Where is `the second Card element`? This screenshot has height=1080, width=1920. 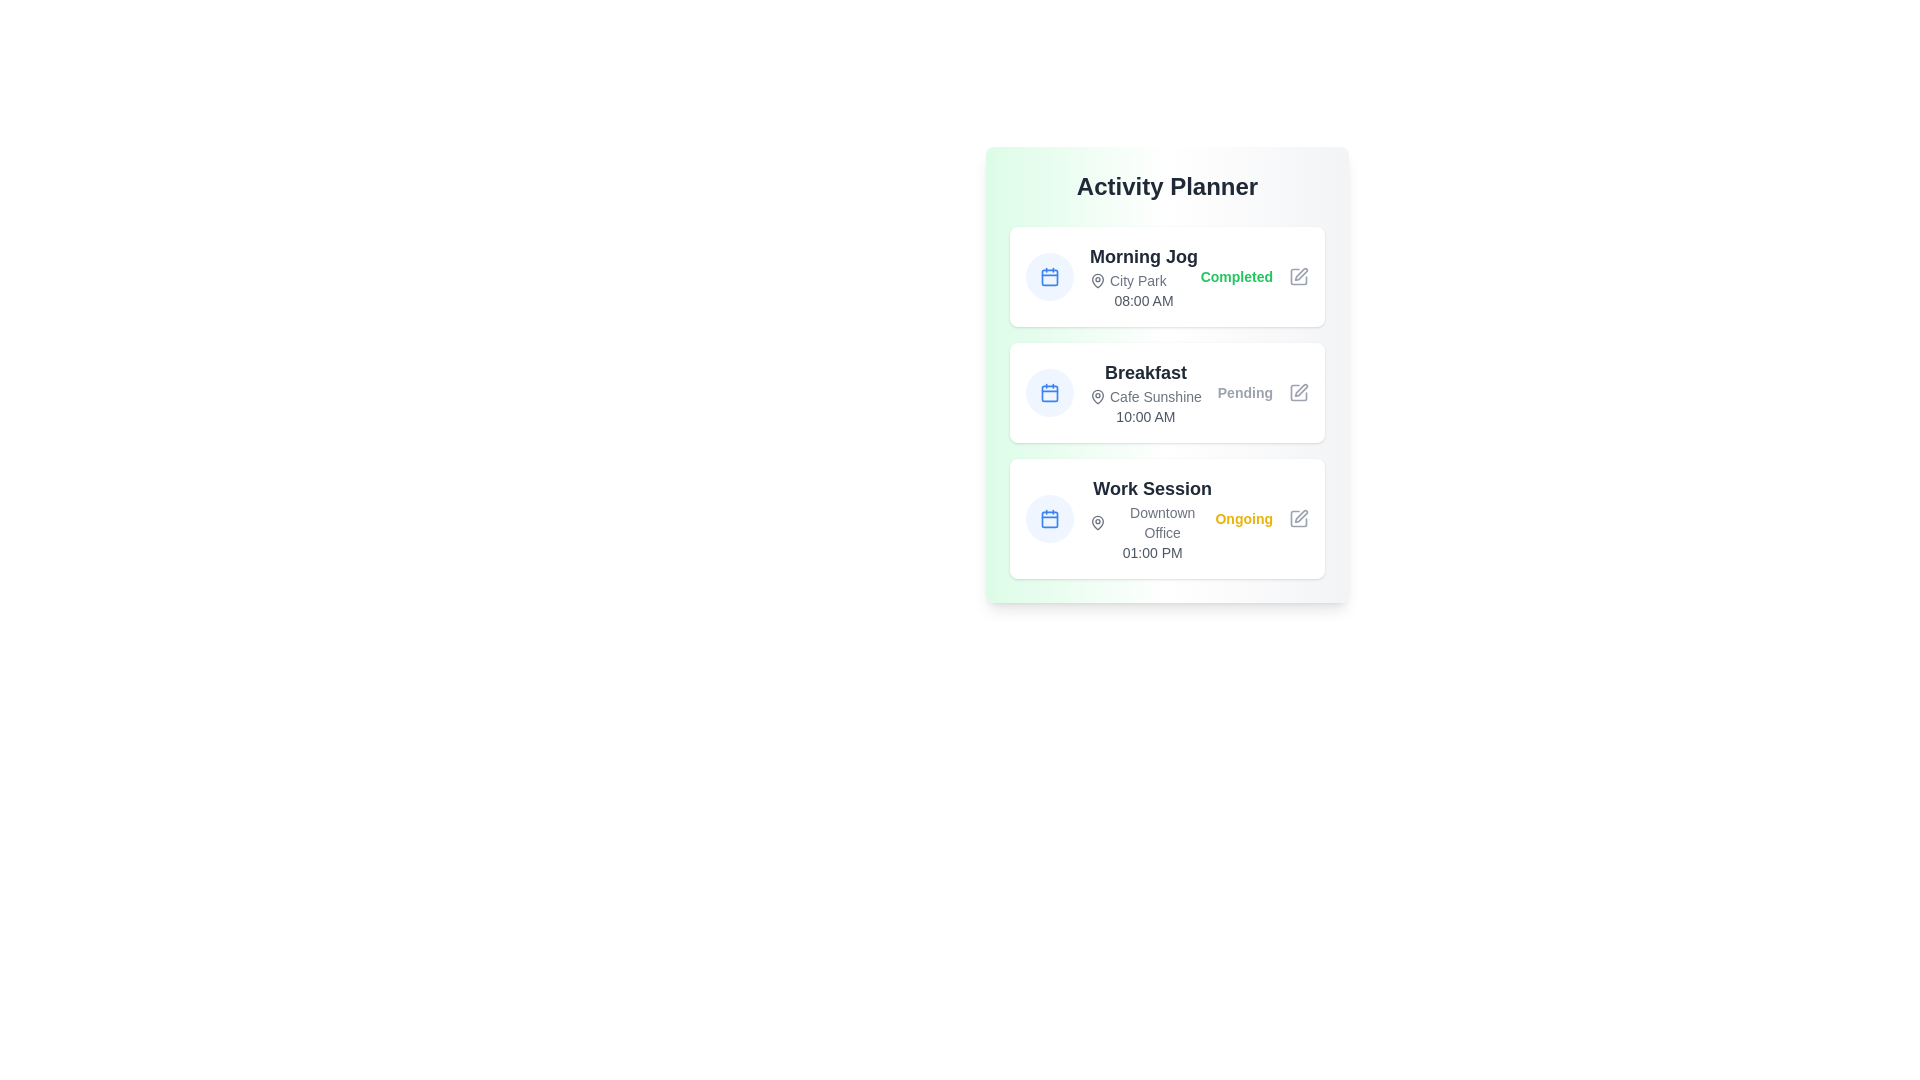 the second Card element is located at coordinates (1167, 393).